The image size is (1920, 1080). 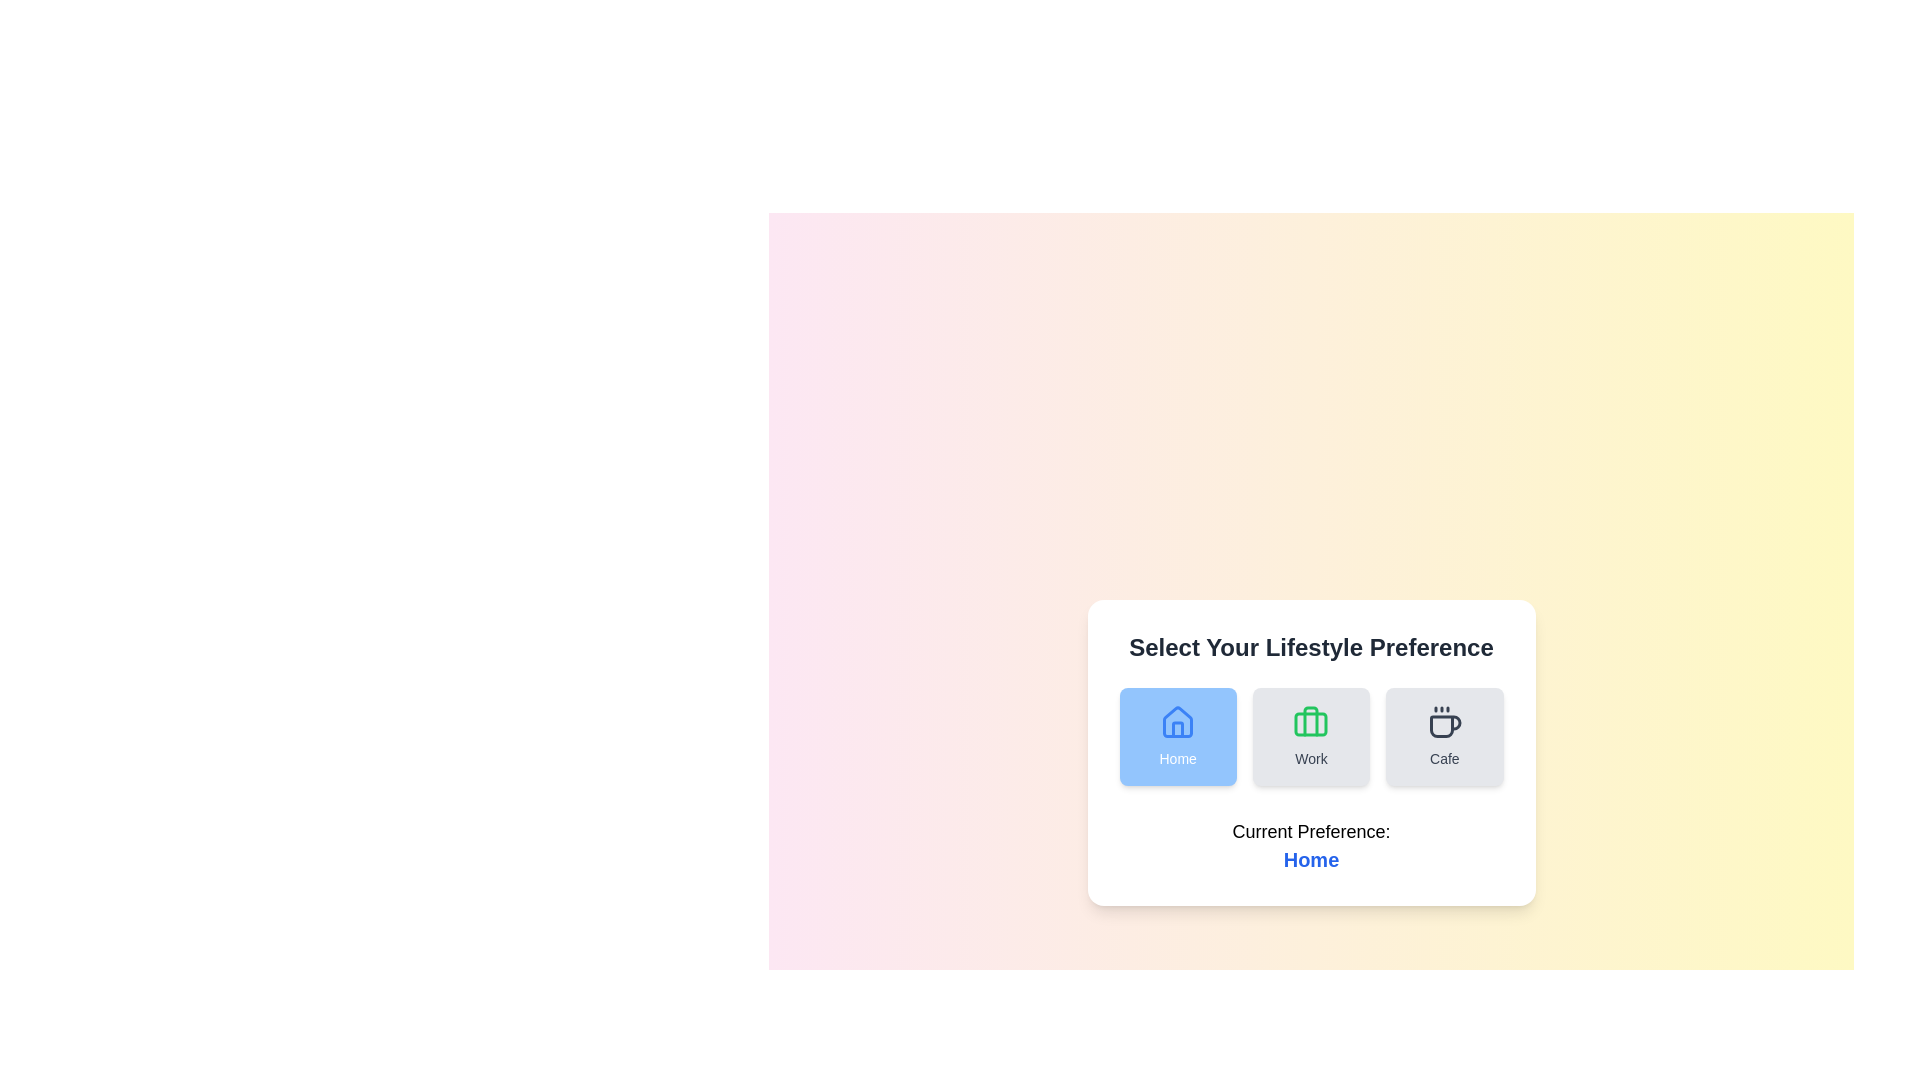 I want to click on the green 'Work' button featuring a briefcase icon, so click(x=1311, y=736).